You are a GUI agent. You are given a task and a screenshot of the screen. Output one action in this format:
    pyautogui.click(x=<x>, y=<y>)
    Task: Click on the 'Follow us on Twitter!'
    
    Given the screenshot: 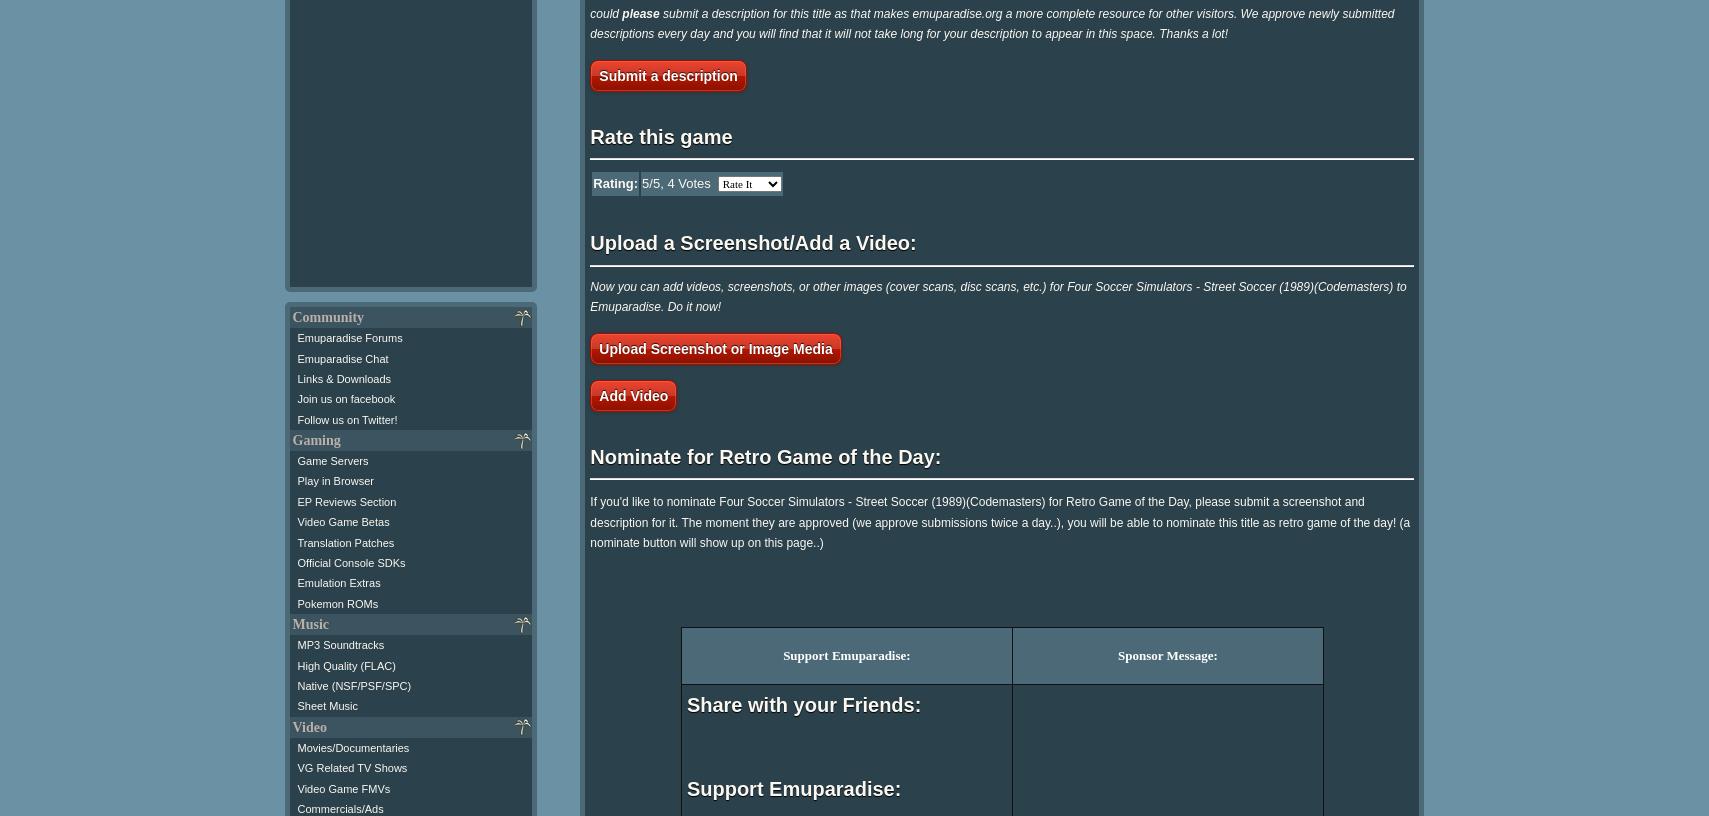 What is the action you would take?
    pyautogui.click(x=345, y=418)
    